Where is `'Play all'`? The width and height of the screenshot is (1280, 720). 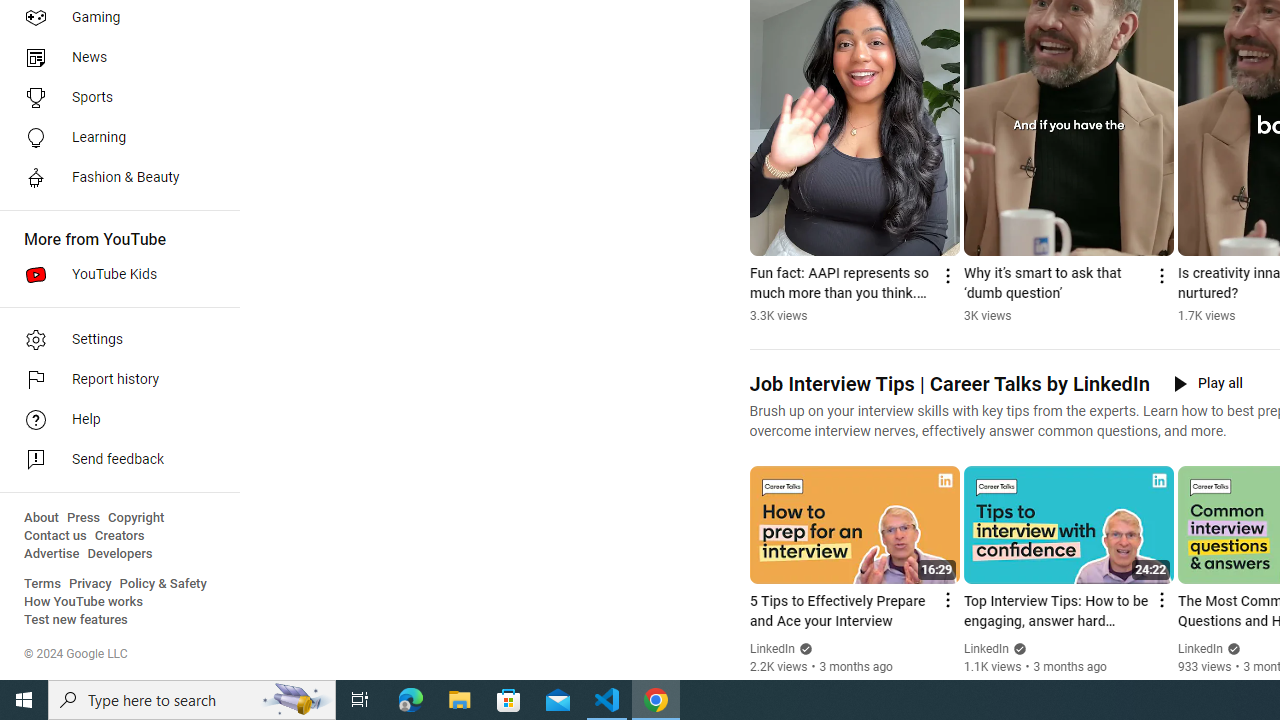
'Play all' is located at coordinates (1207, 384).